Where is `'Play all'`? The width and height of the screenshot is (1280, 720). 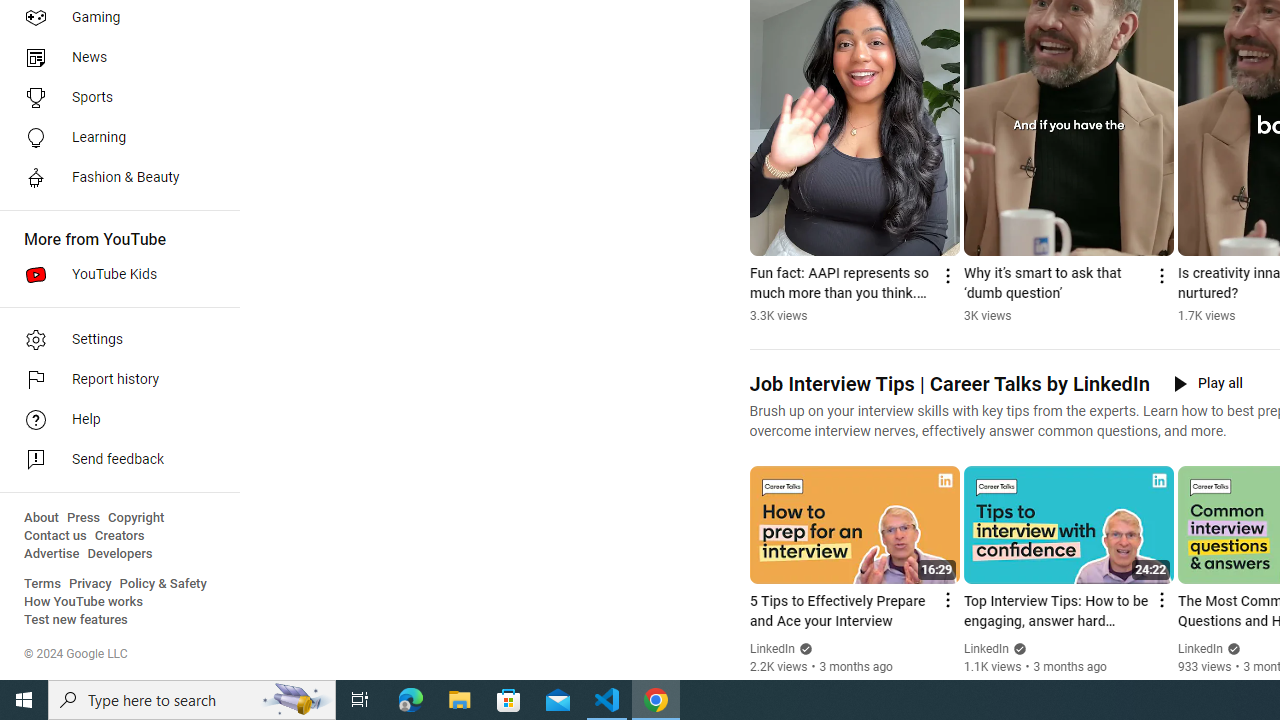
'Play all' is located at coordinates (1207, 384).